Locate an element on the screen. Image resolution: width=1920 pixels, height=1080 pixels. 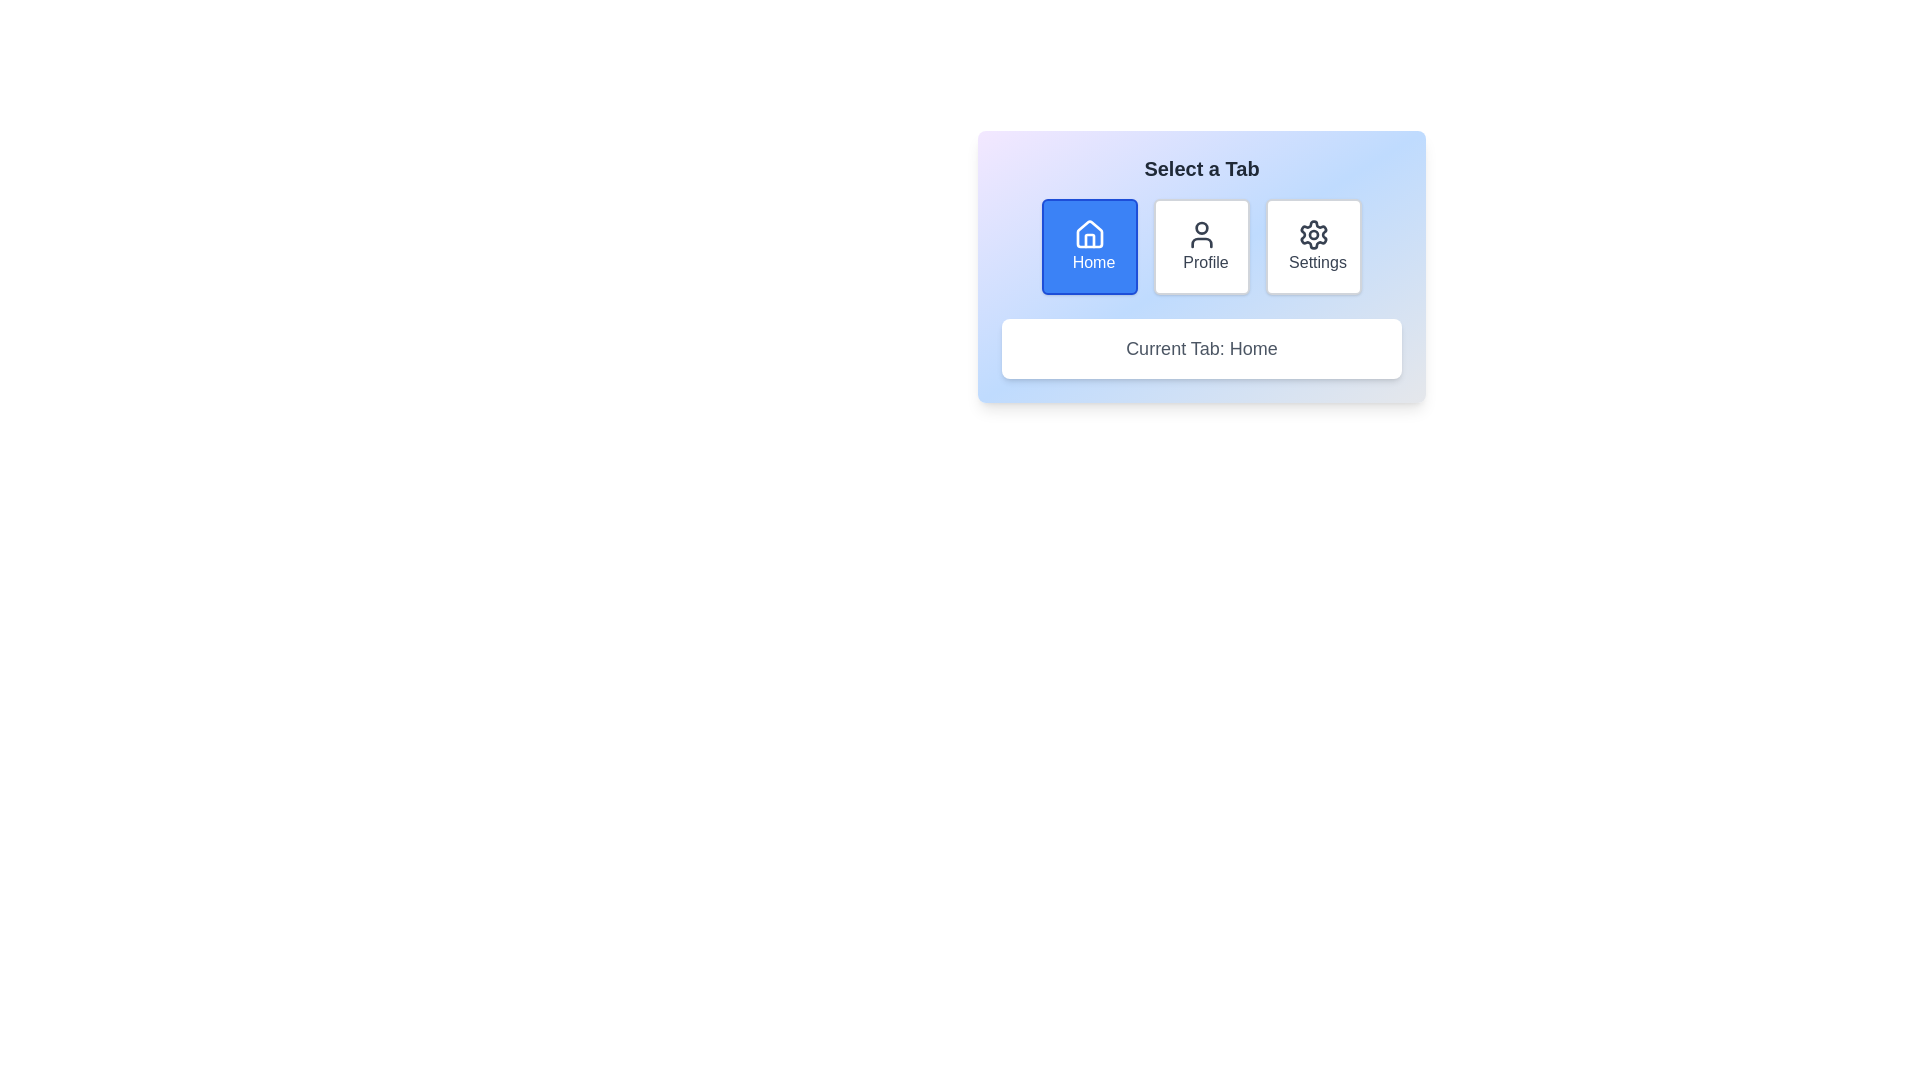
the user profile icon, which is a dark-colored human figure outline centrally placed within the 'Profile' button is located at coordinates (1200, 234).